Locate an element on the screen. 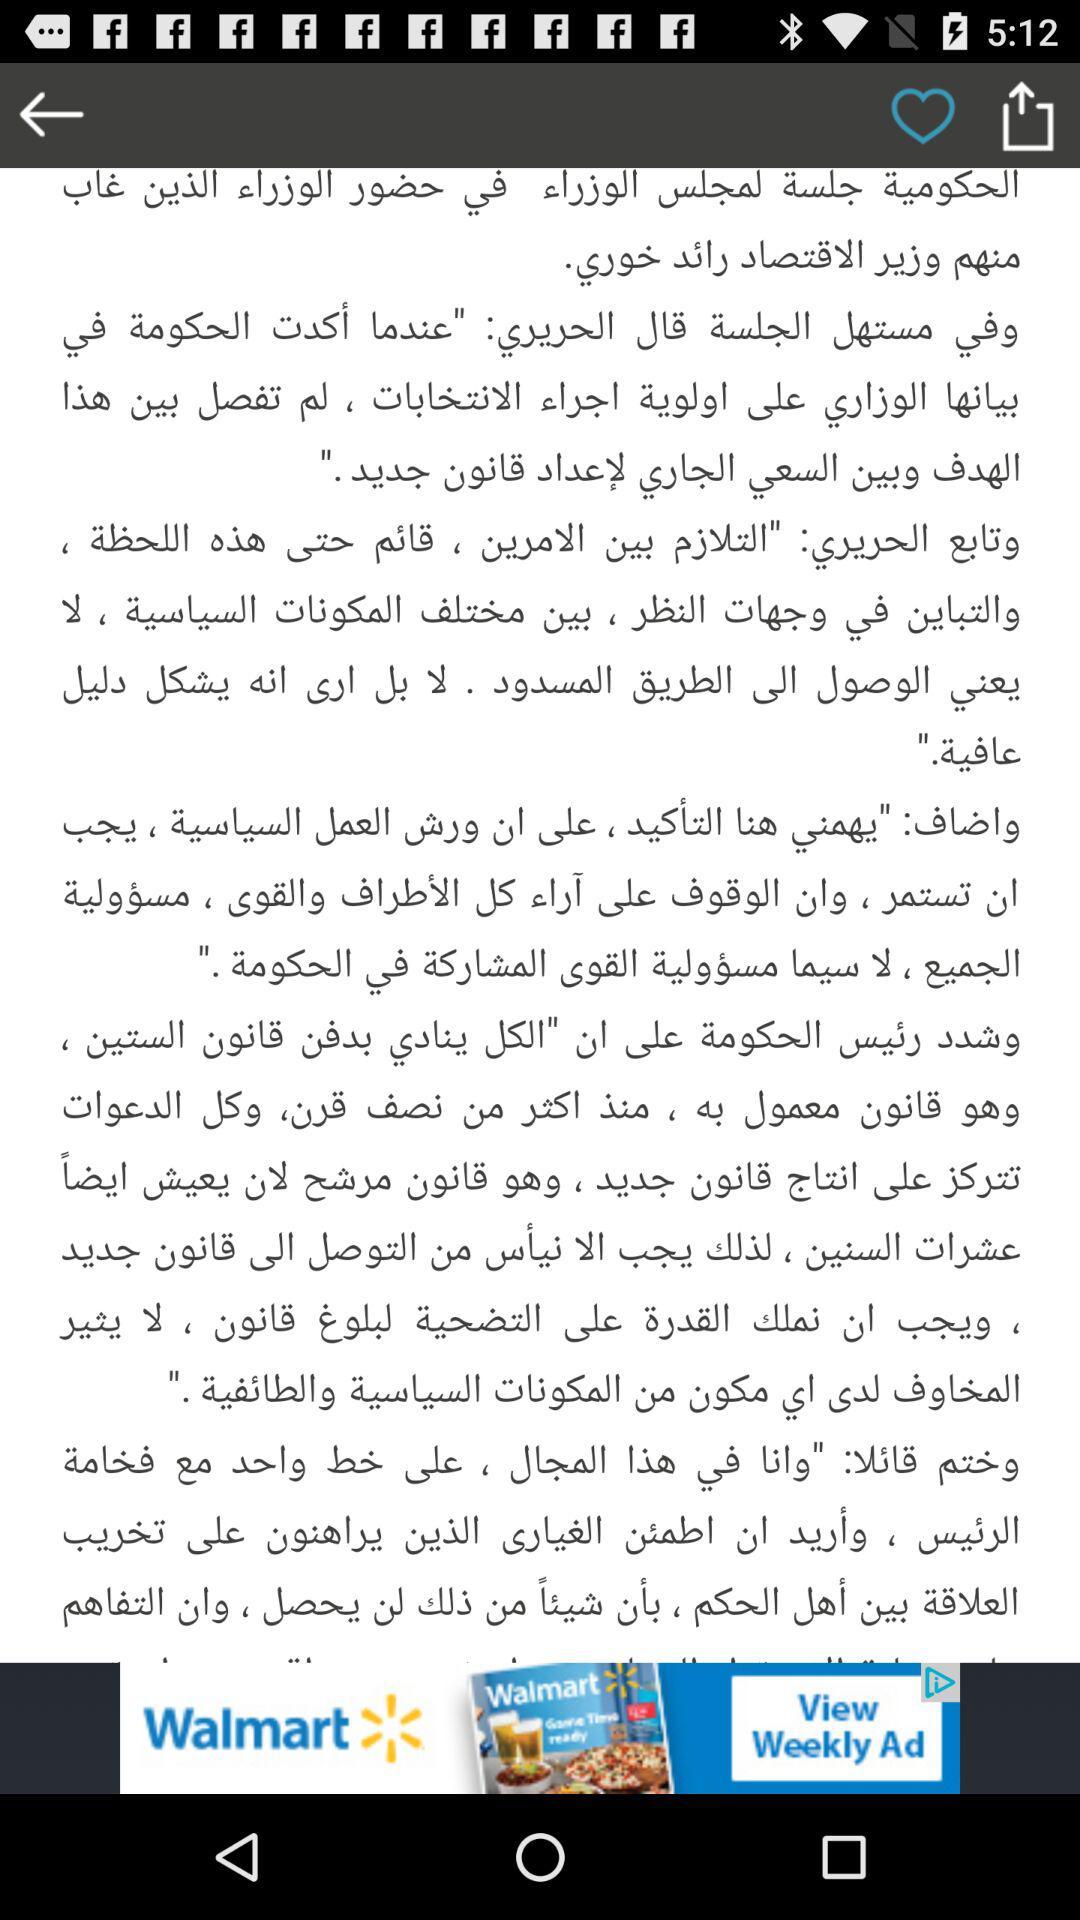 The height and width of the screenshot is (1920, 1080). the advertisement is located at coordinates (540, 1727).